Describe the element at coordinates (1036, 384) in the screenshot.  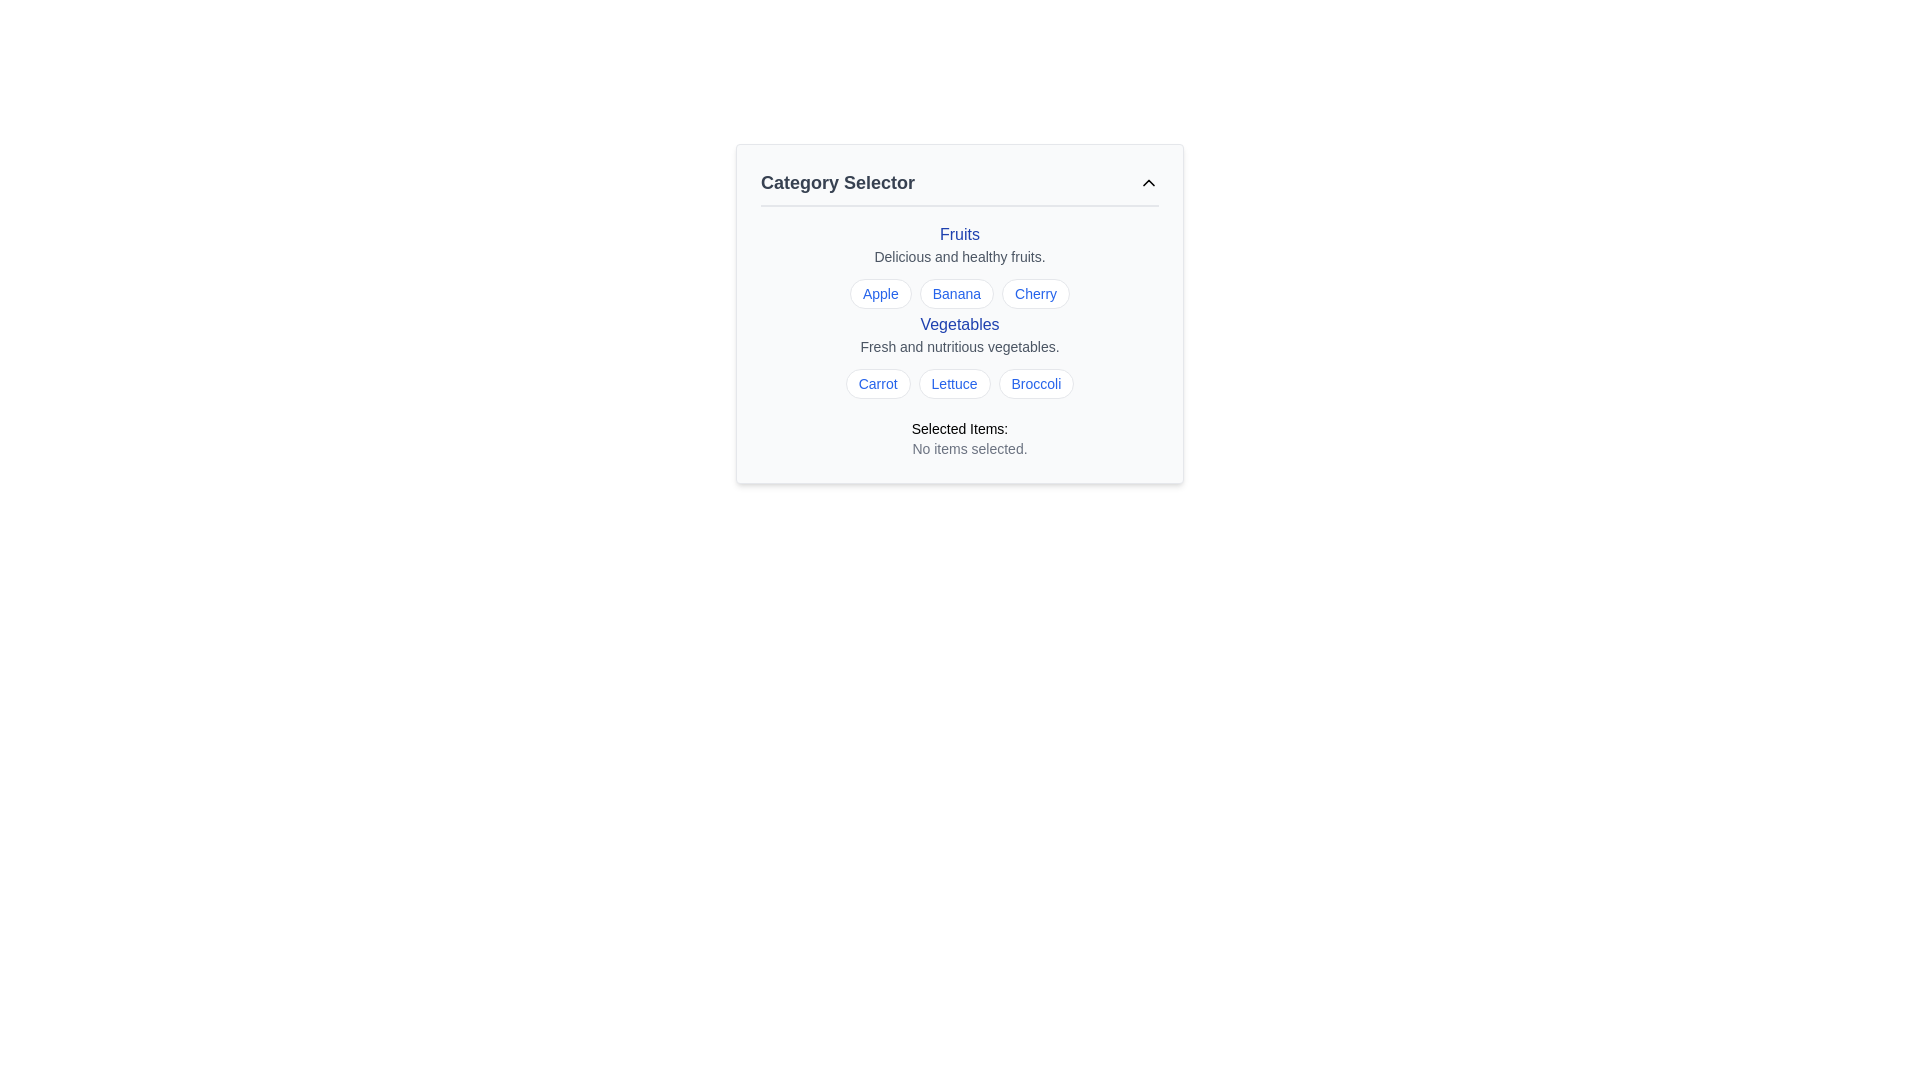
I see `the 'Broccoli' selection button located in the 'Vegetables' category, which is the third button in a group of pill-shaped buttons` at that location.